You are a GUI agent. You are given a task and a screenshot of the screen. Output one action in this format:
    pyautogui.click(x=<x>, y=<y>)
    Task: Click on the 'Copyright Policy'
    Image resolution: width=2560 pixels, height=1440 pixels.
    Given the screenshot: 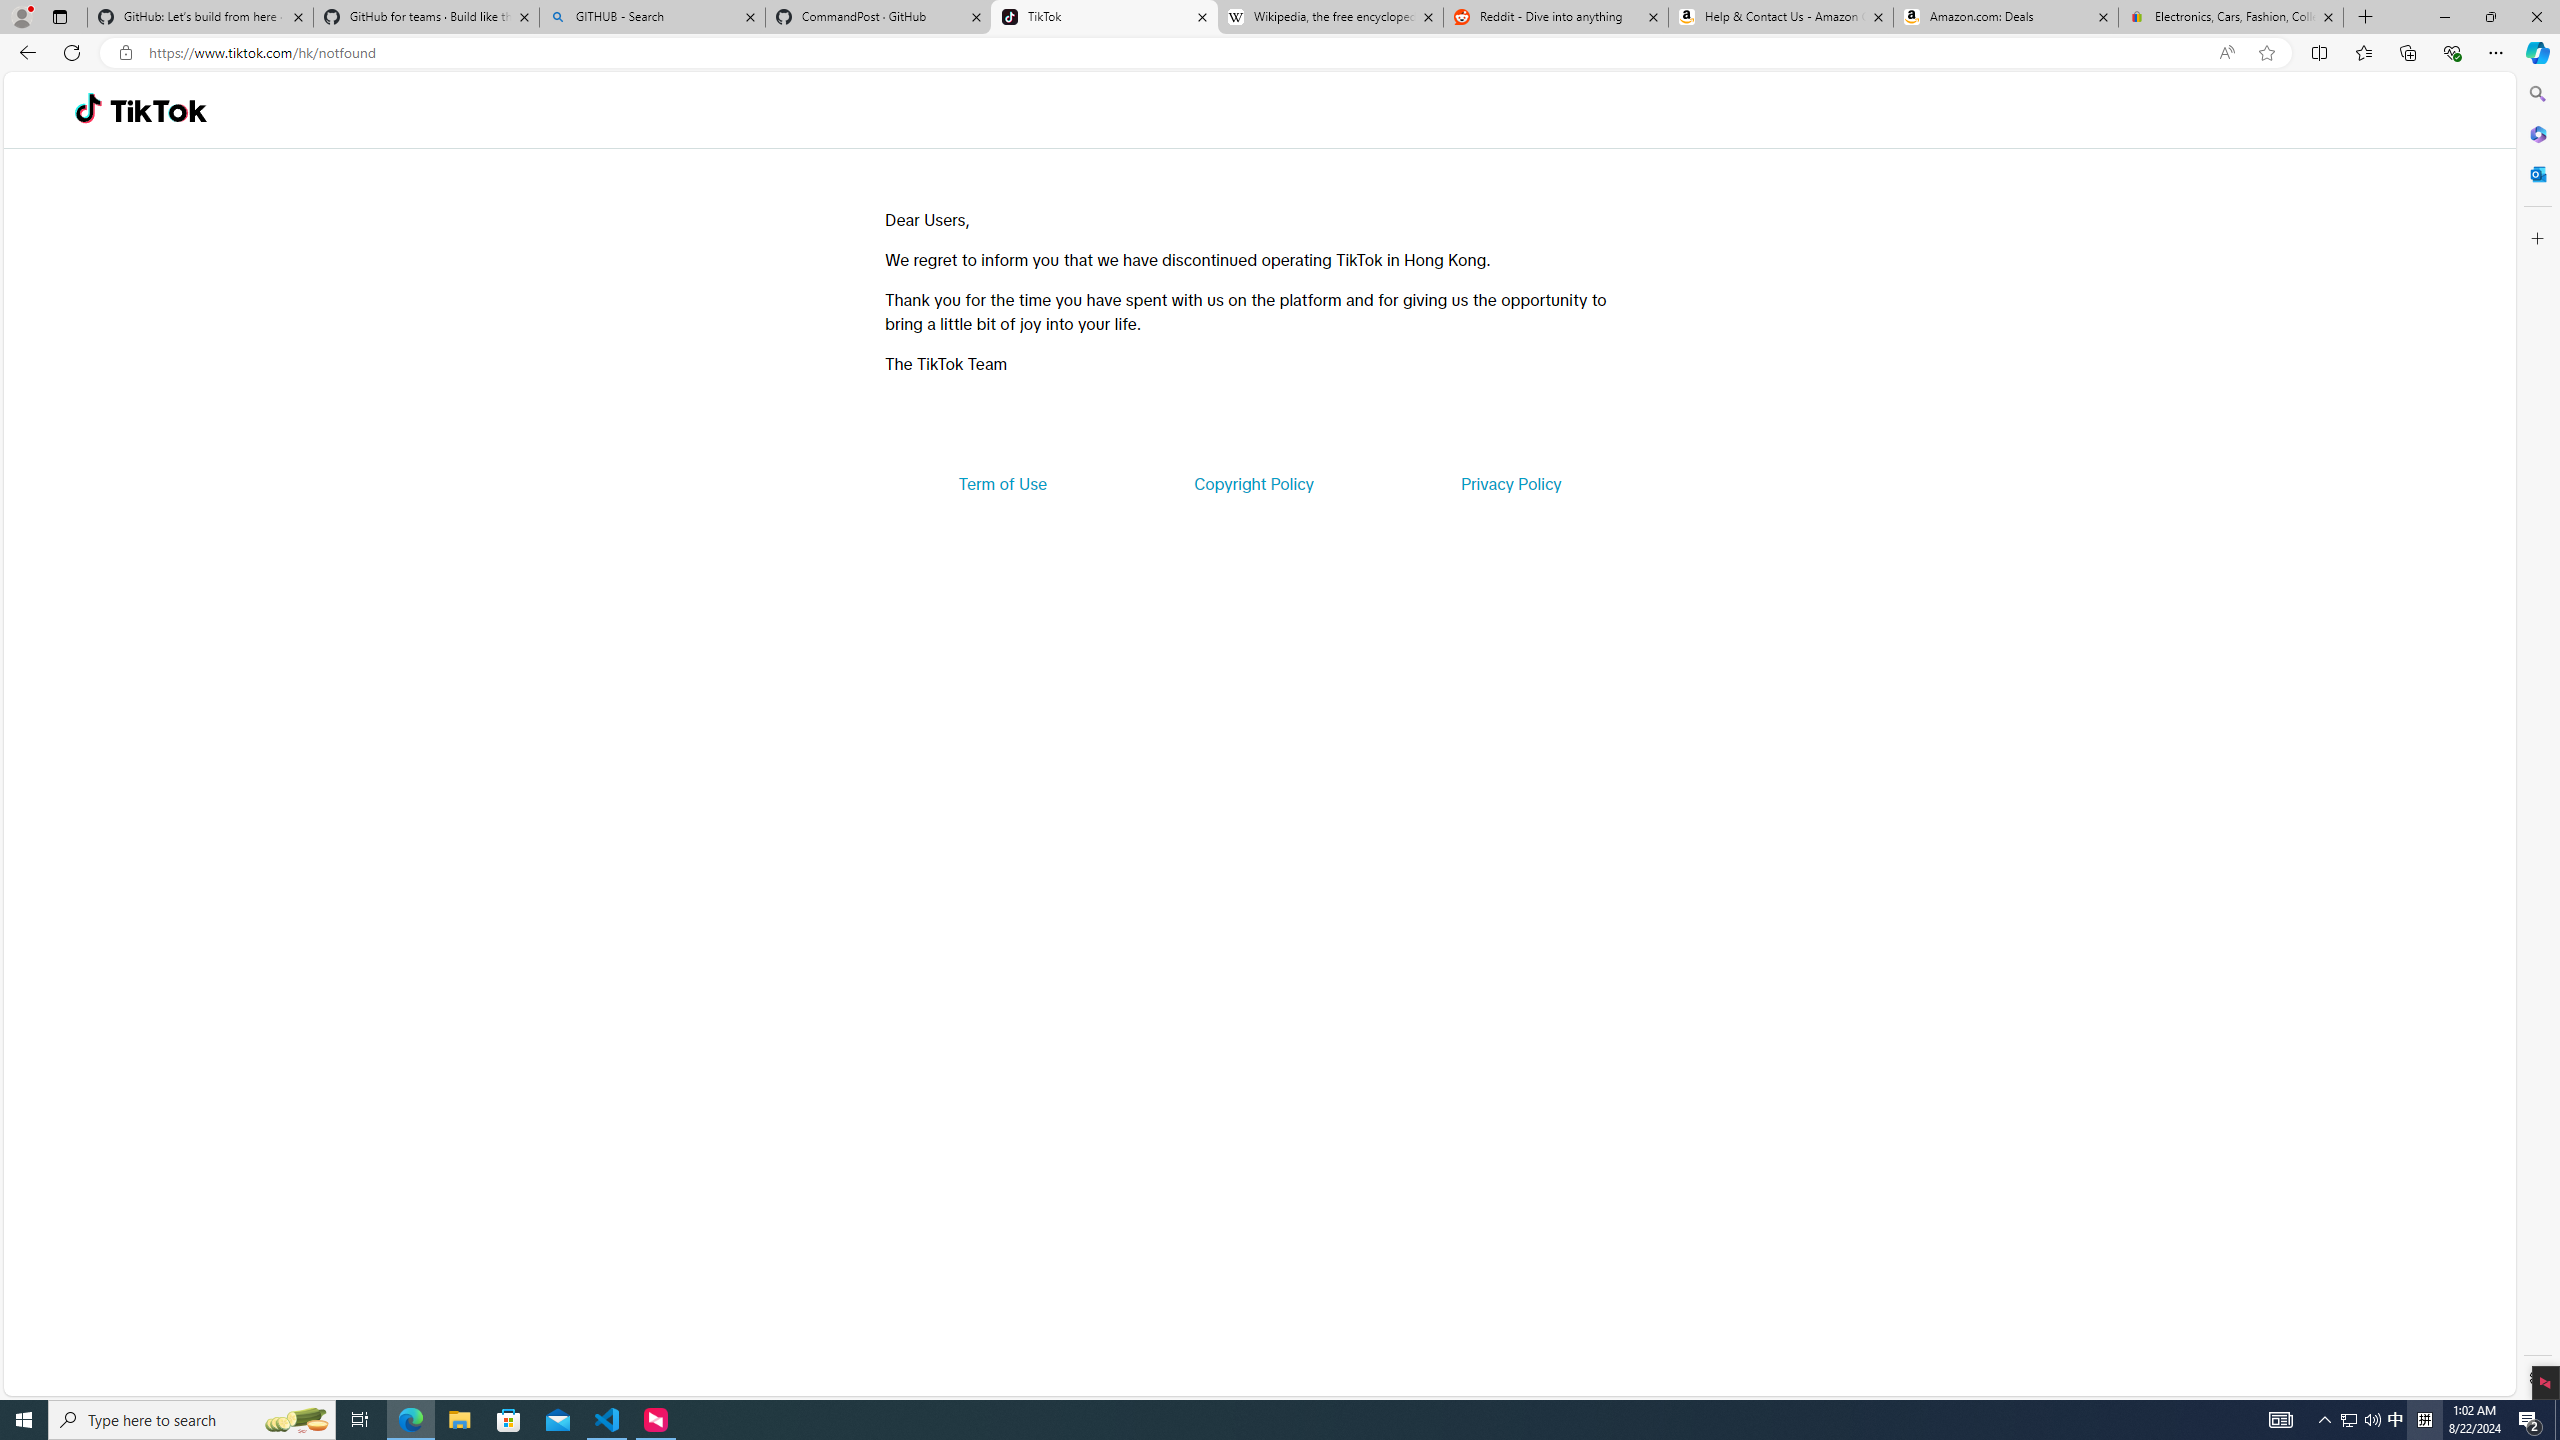 What is the action you would take?
    pyautogui.click(x=1252, y=482)
    